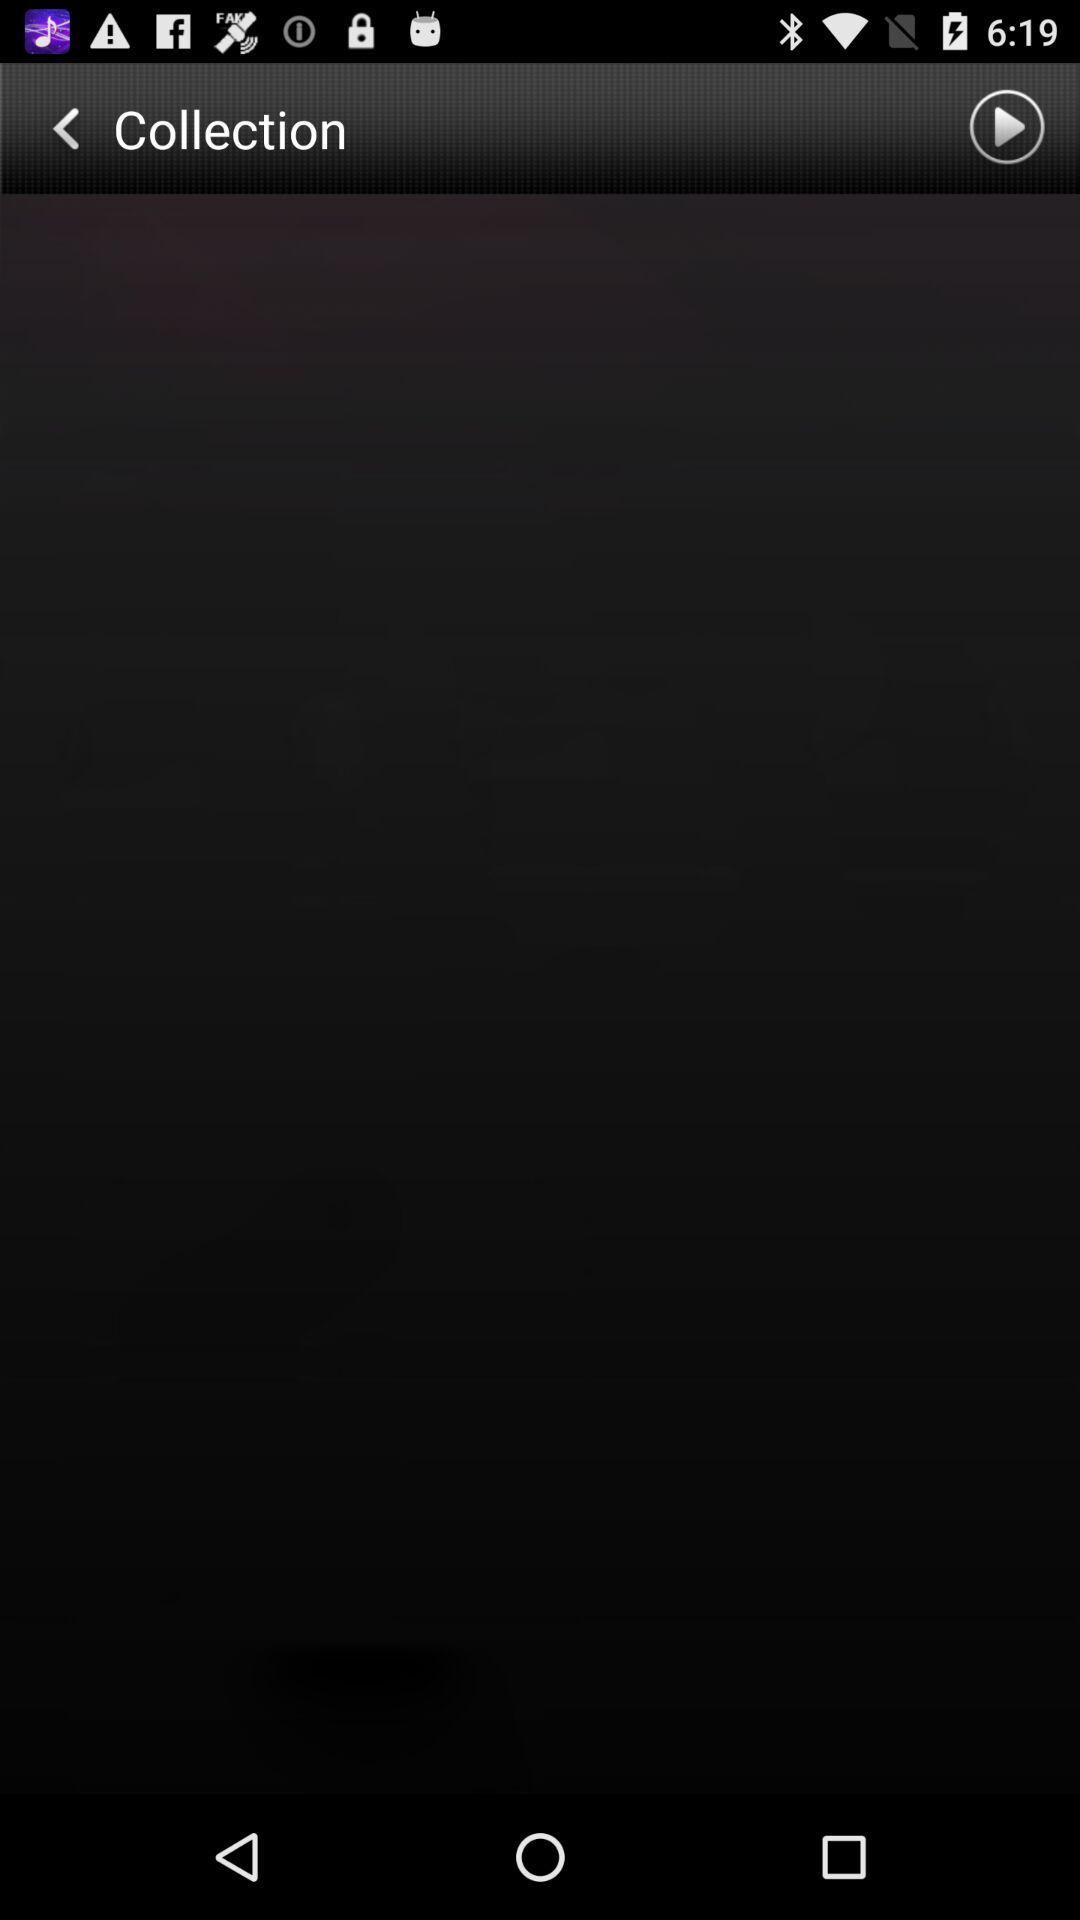 Image resolution: width=1080 pixels, height=1920 pixels. I want to click on here is your collection, so click(540, 994).